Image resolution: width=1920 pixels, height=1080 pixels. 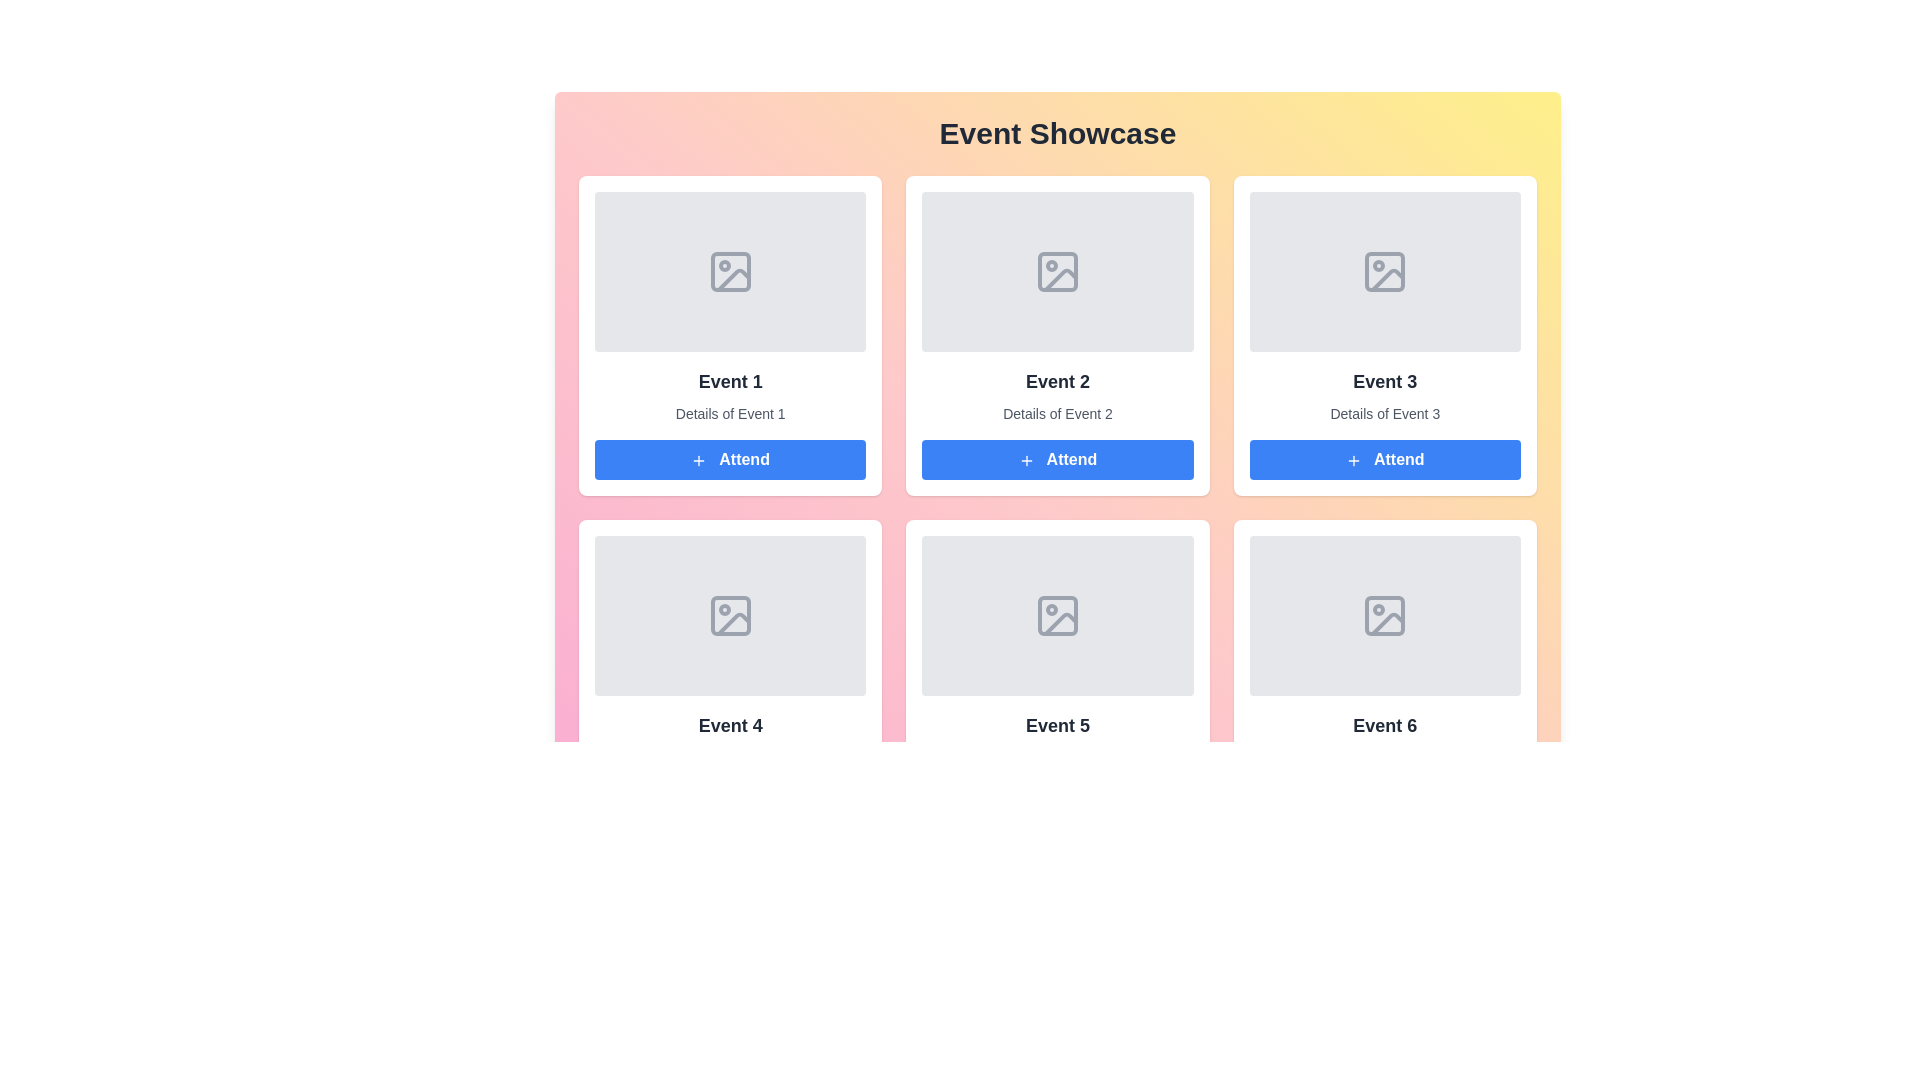 What do you see at coordinates (729, 725) in the screenshot?
I see `the text block containing the phrase 'Event 4', which is styled in bold and located in the lower section of the fourth card in a grid layout` at bounding box center [729, 725].